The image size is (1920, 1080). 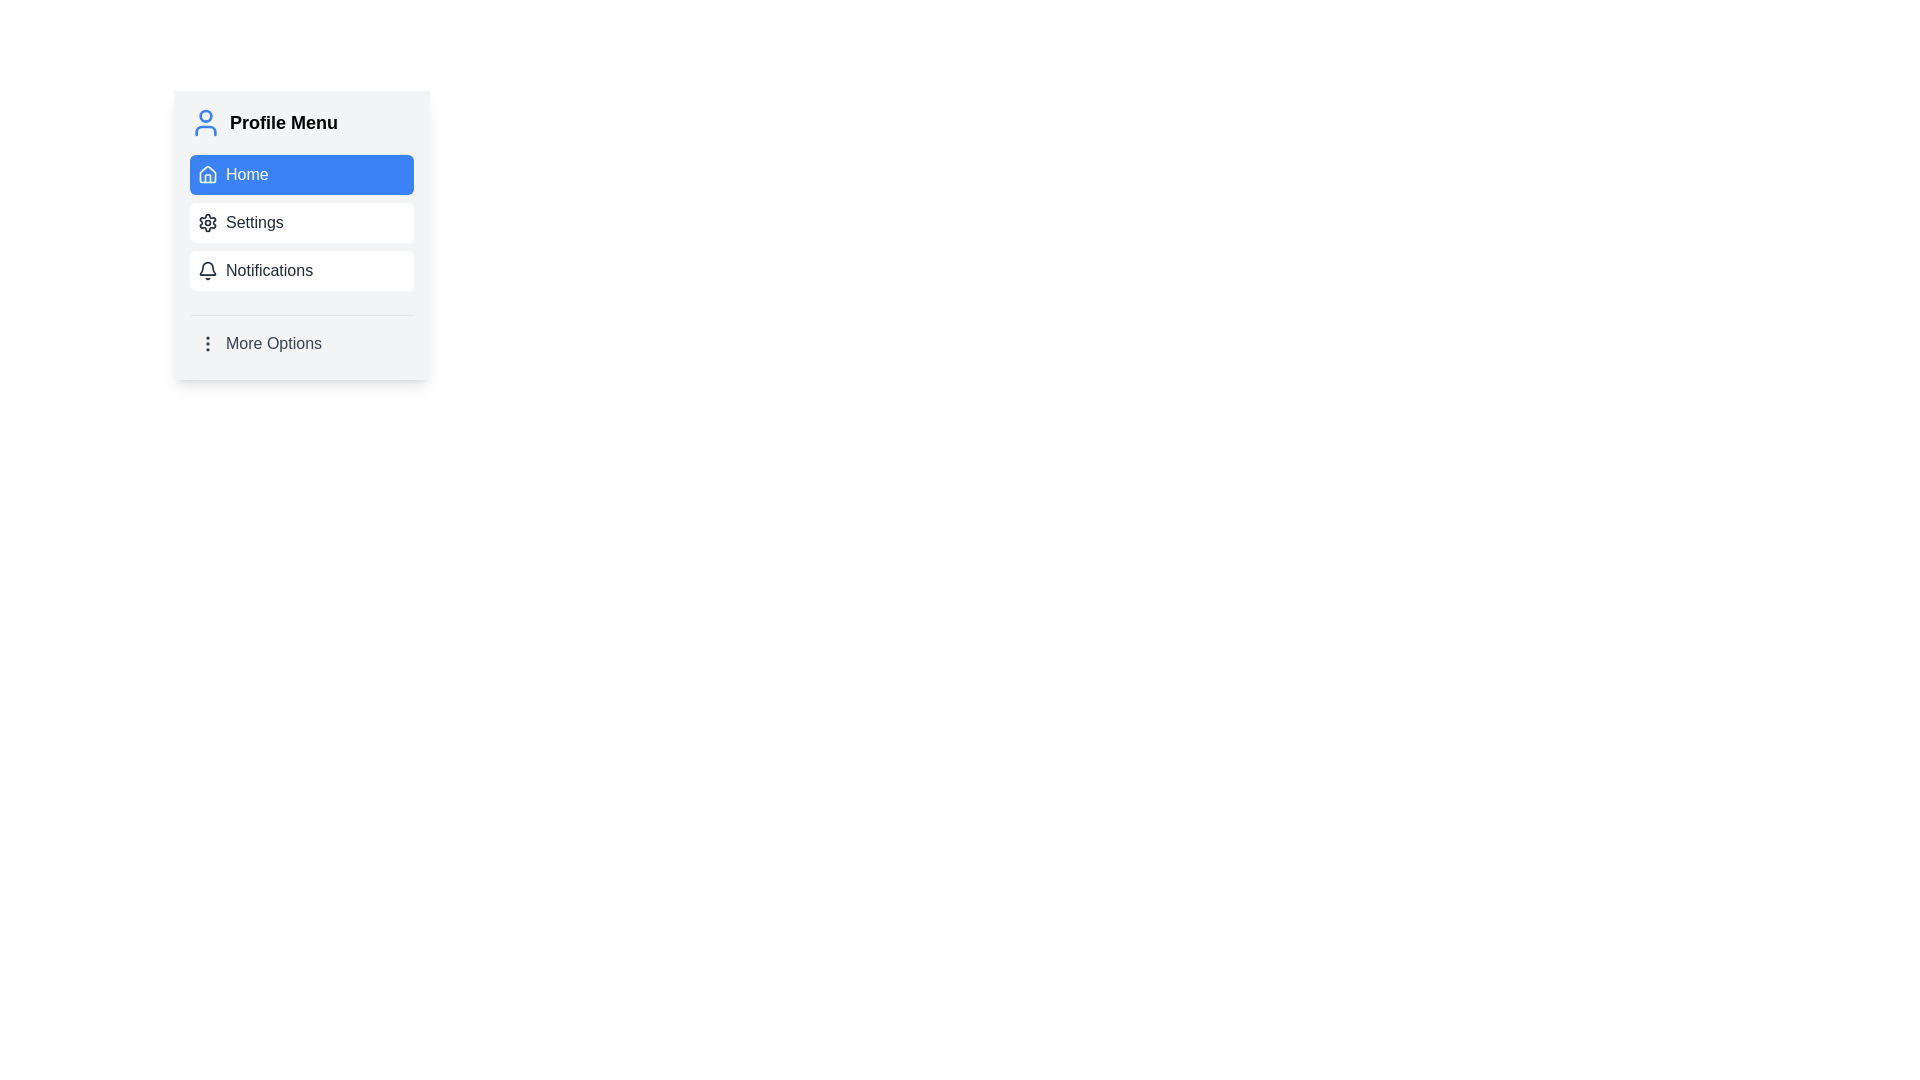 What do you see at coordinates (206, 131) in the screenshot?
I see `the graphical icon component that resembles the bottom portion of a user profile icon, located in the 'Profile Menu' section above the 'Home' button` at bounding box center [206, 131].